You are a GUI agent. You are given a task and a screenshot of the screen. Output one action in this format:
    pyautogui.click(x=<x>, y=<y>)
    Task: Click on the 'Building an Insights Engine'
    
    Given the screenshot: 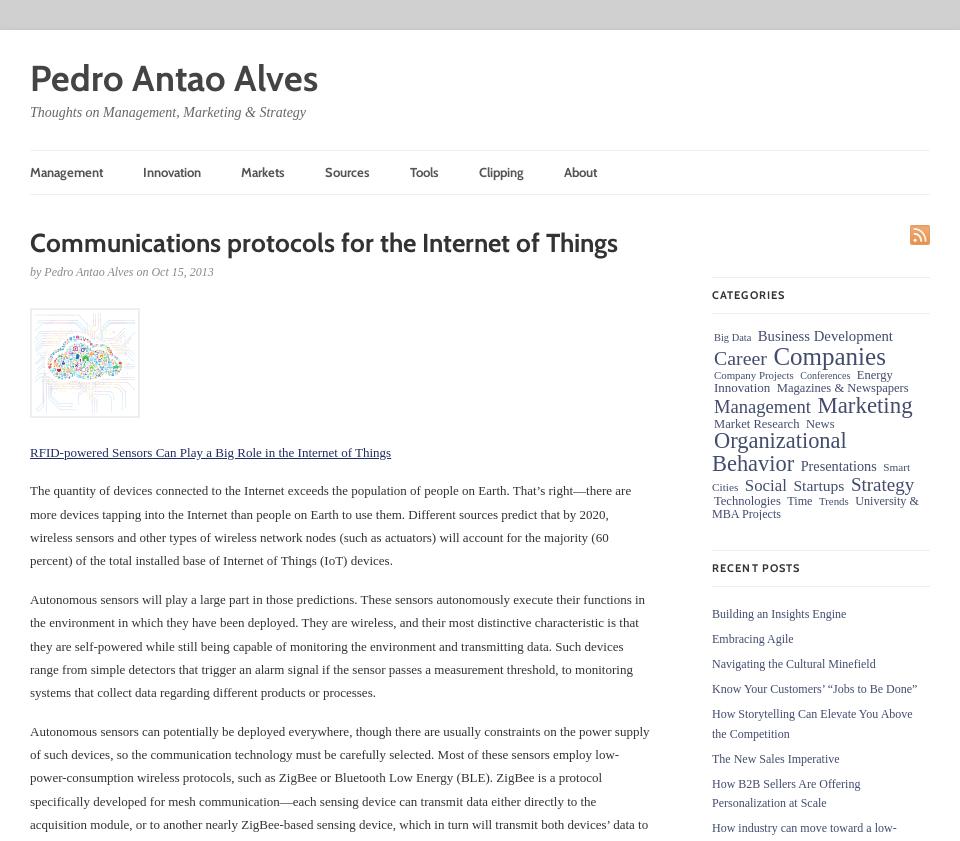 What is the action you would take?
    pyautogui.click(x=712, y=613)
    